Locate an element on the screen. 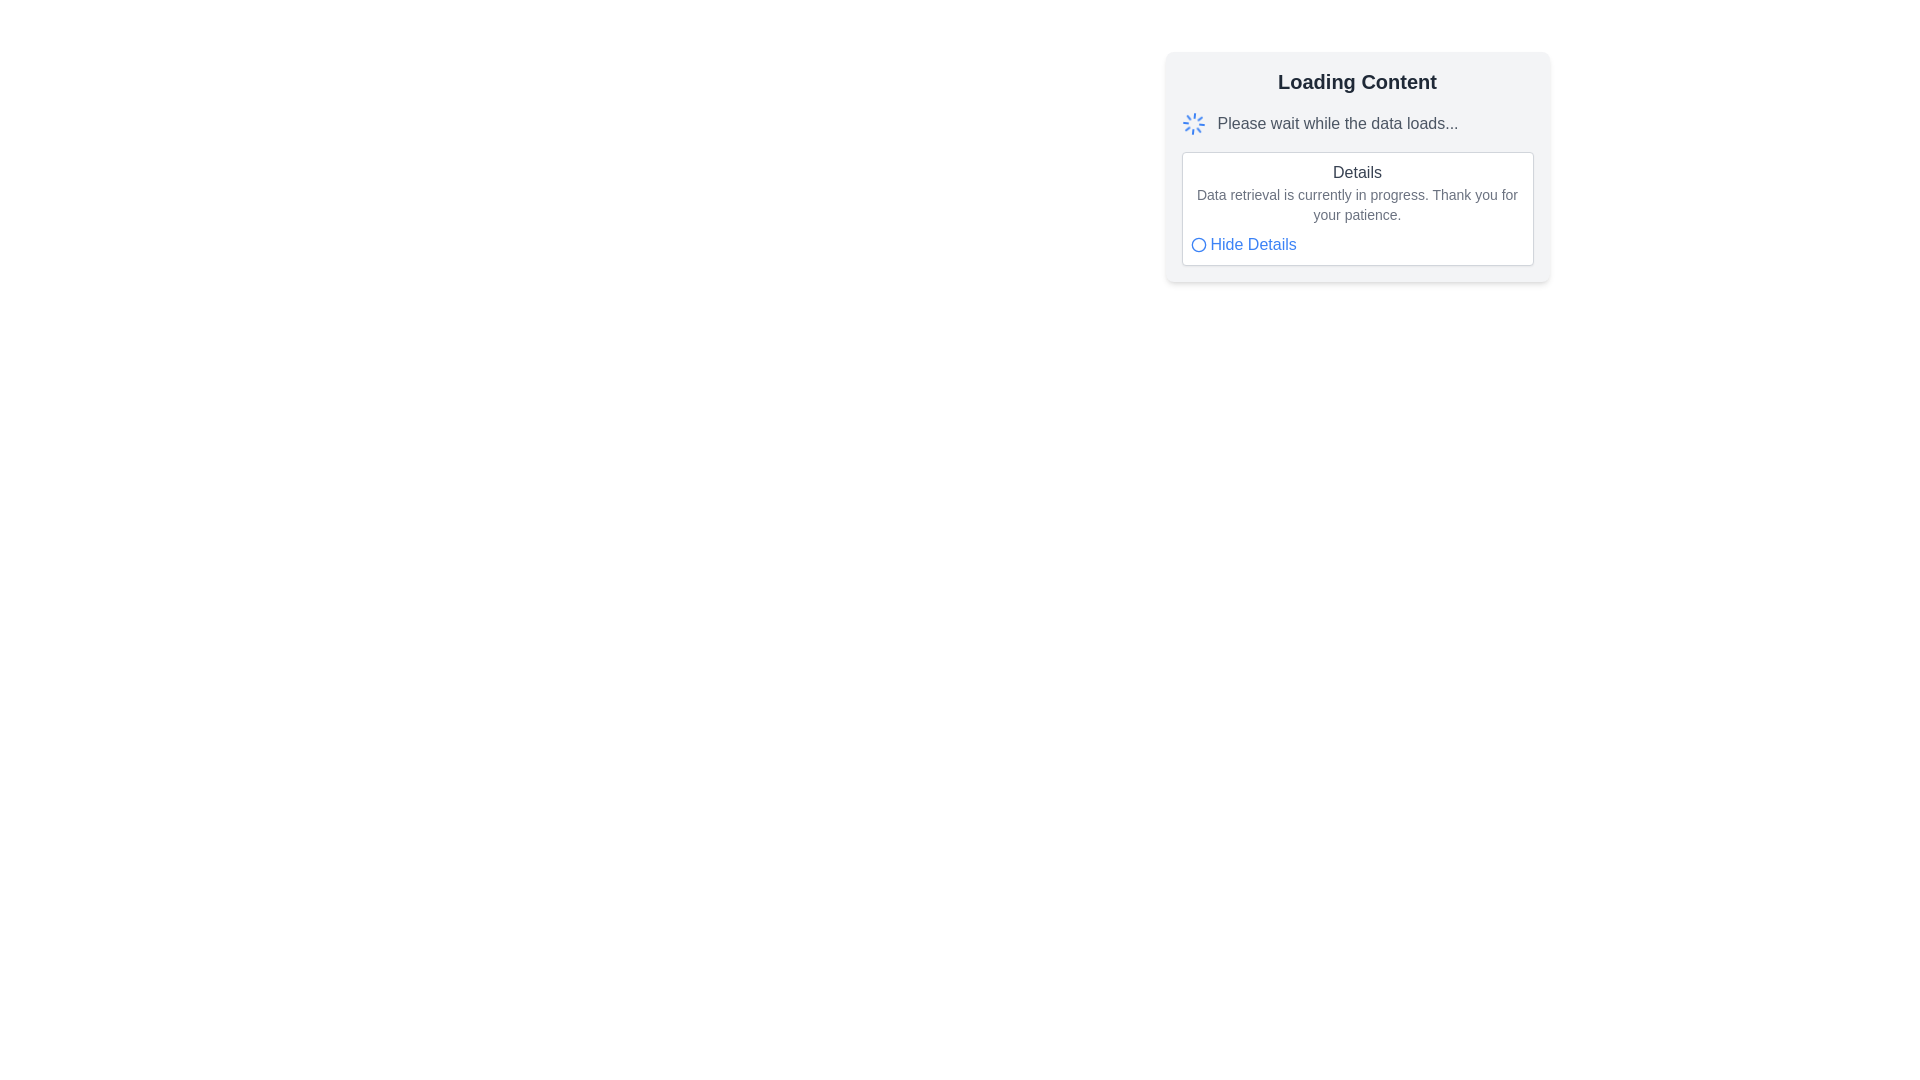 This screenshot has height=1080, width=1920. the text label that informs the user about the ongoing data retrieval process, located below the title 'Details' and above the 'Hide Details' element is located at coordinates (1357, 204).